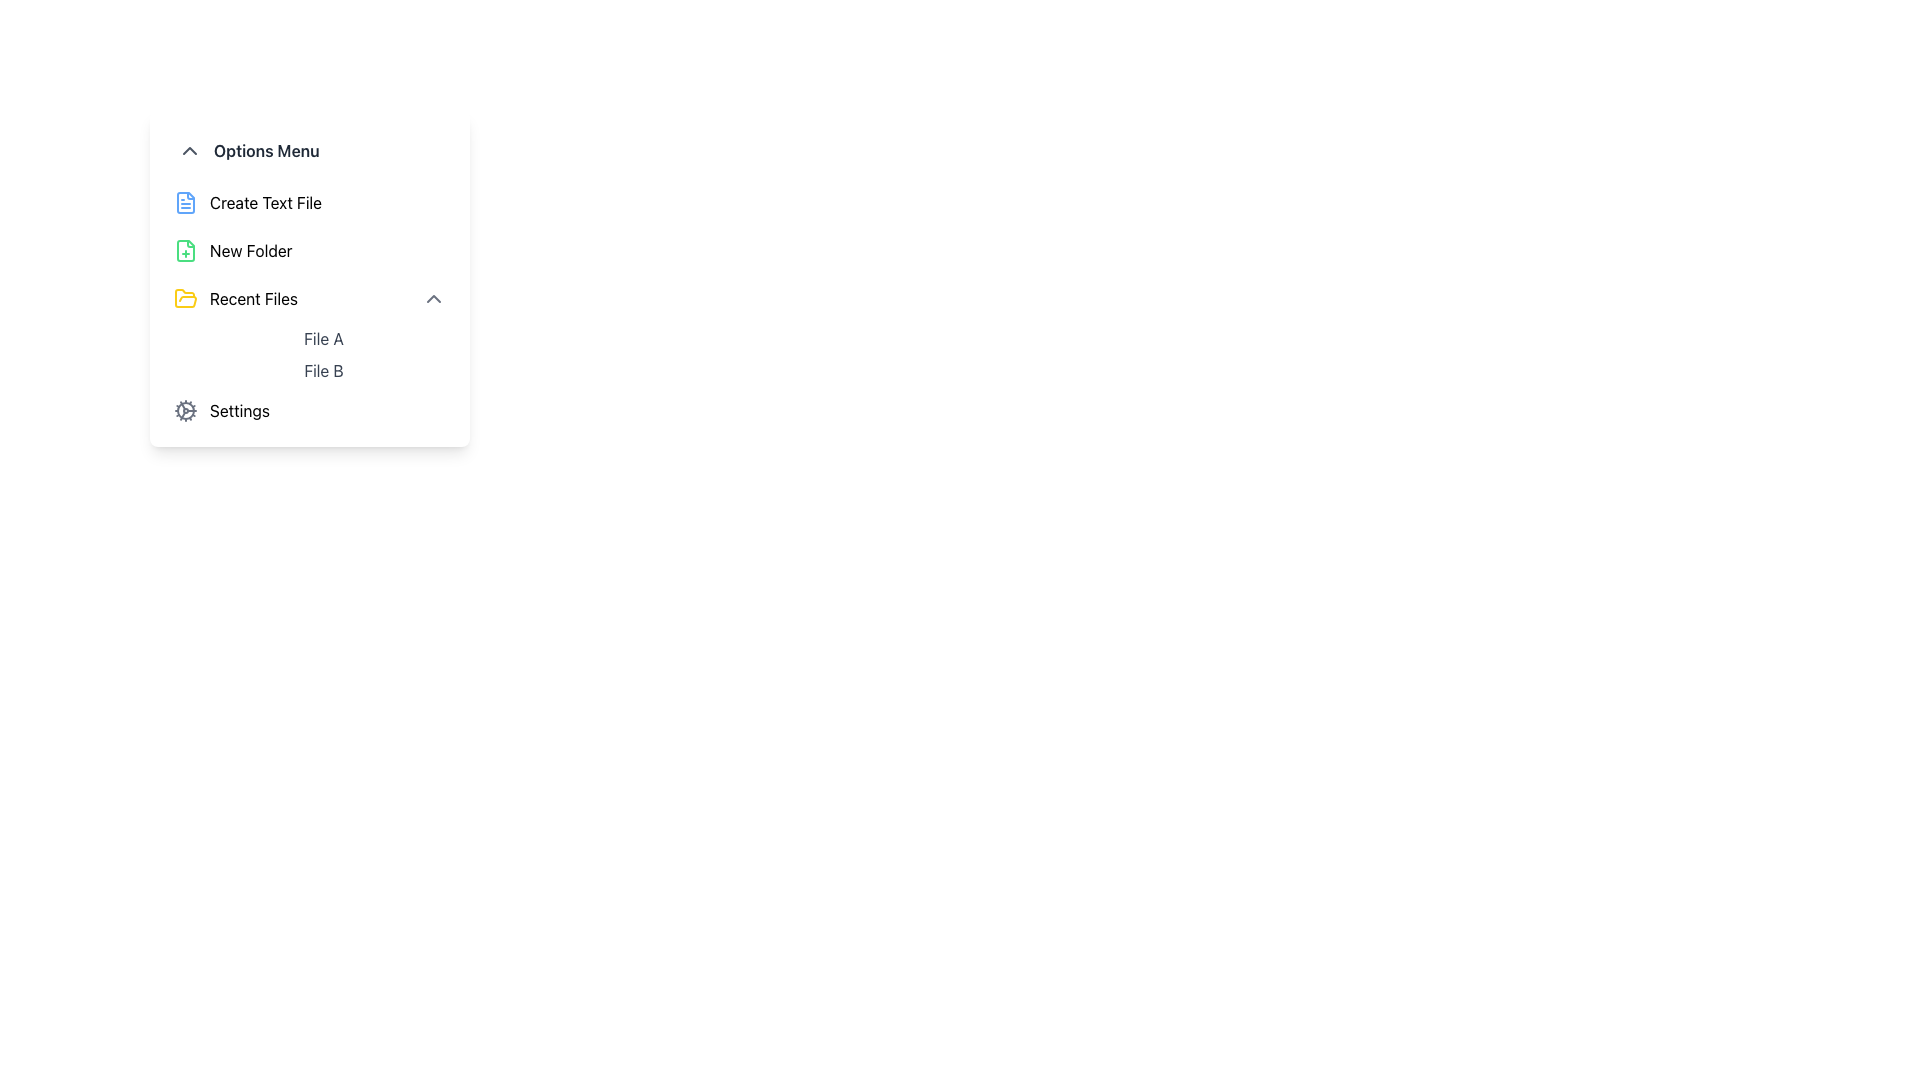 This screenshot has height=1080, width=1920. What do you see at coordinates (309, 278) in the screenshot?
I see `the vertical dropdown menu with a white background and rounded corners` at bounding box center [309, 278].